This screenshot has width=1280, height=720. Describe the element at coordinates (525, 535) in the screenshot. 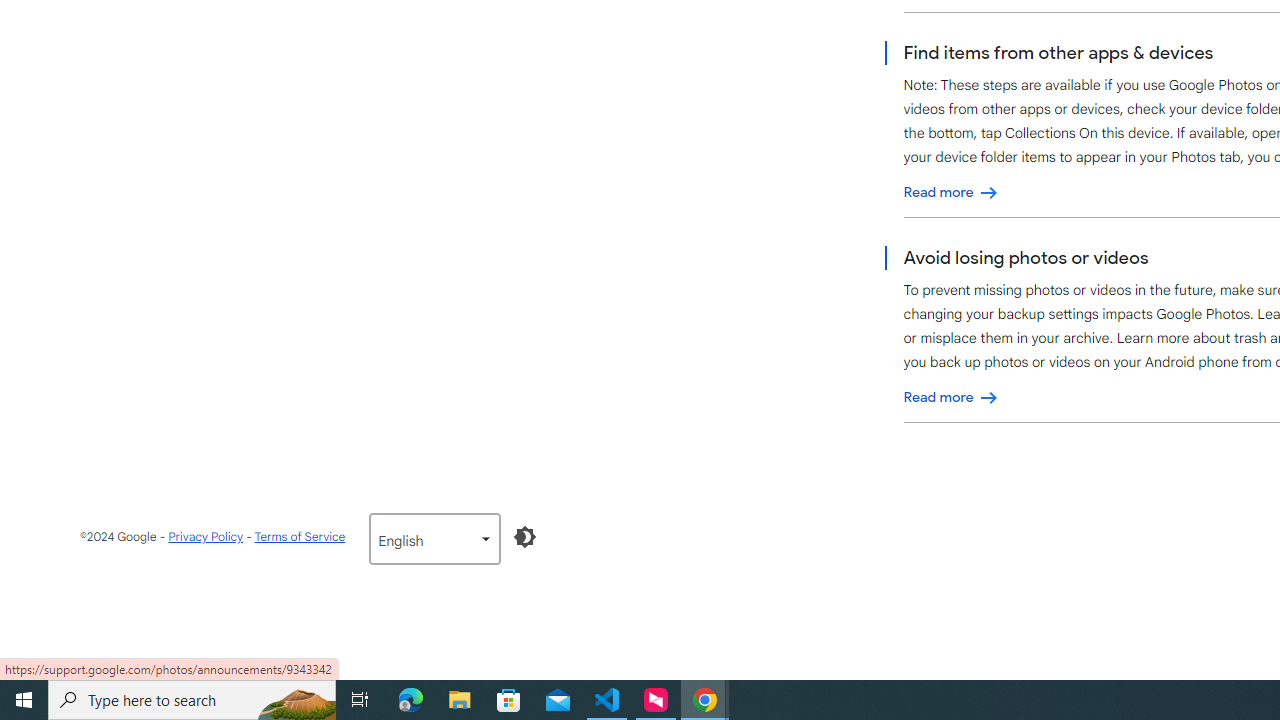

I see `'Enable Dark Mode'` at that location.